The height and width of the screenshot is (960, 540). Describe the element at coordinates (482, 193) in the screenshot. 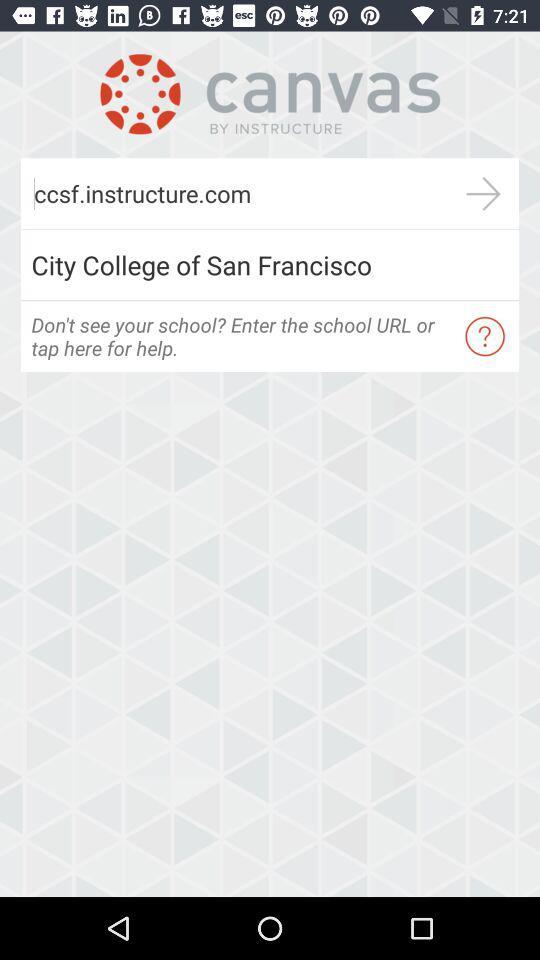

I see `the arrow_forward icon` at that location.